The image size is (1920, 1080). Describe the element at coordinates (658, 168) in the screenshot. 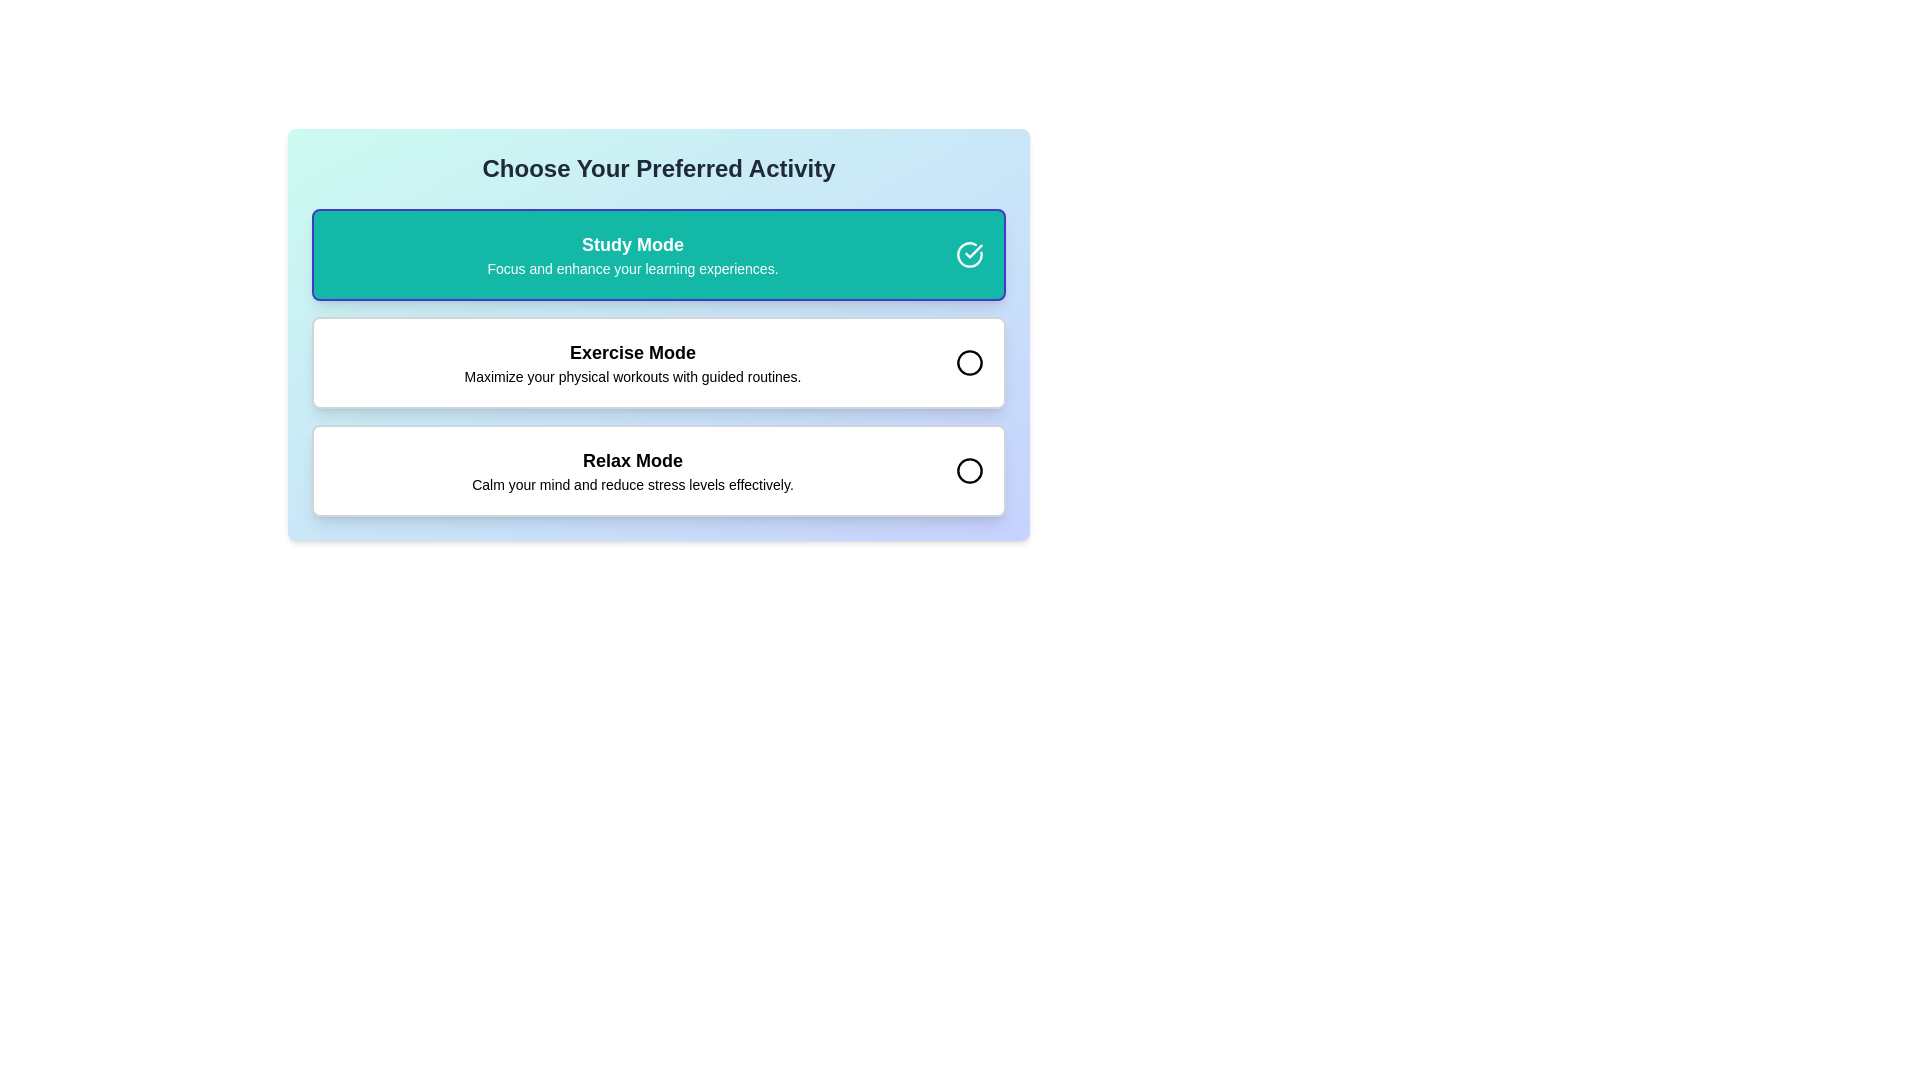

I see `instruction text from the text header labeled 'Choose Your Preferred Activity', which is styled in a bold, large font and centered at the top of the interactive section` at that location.